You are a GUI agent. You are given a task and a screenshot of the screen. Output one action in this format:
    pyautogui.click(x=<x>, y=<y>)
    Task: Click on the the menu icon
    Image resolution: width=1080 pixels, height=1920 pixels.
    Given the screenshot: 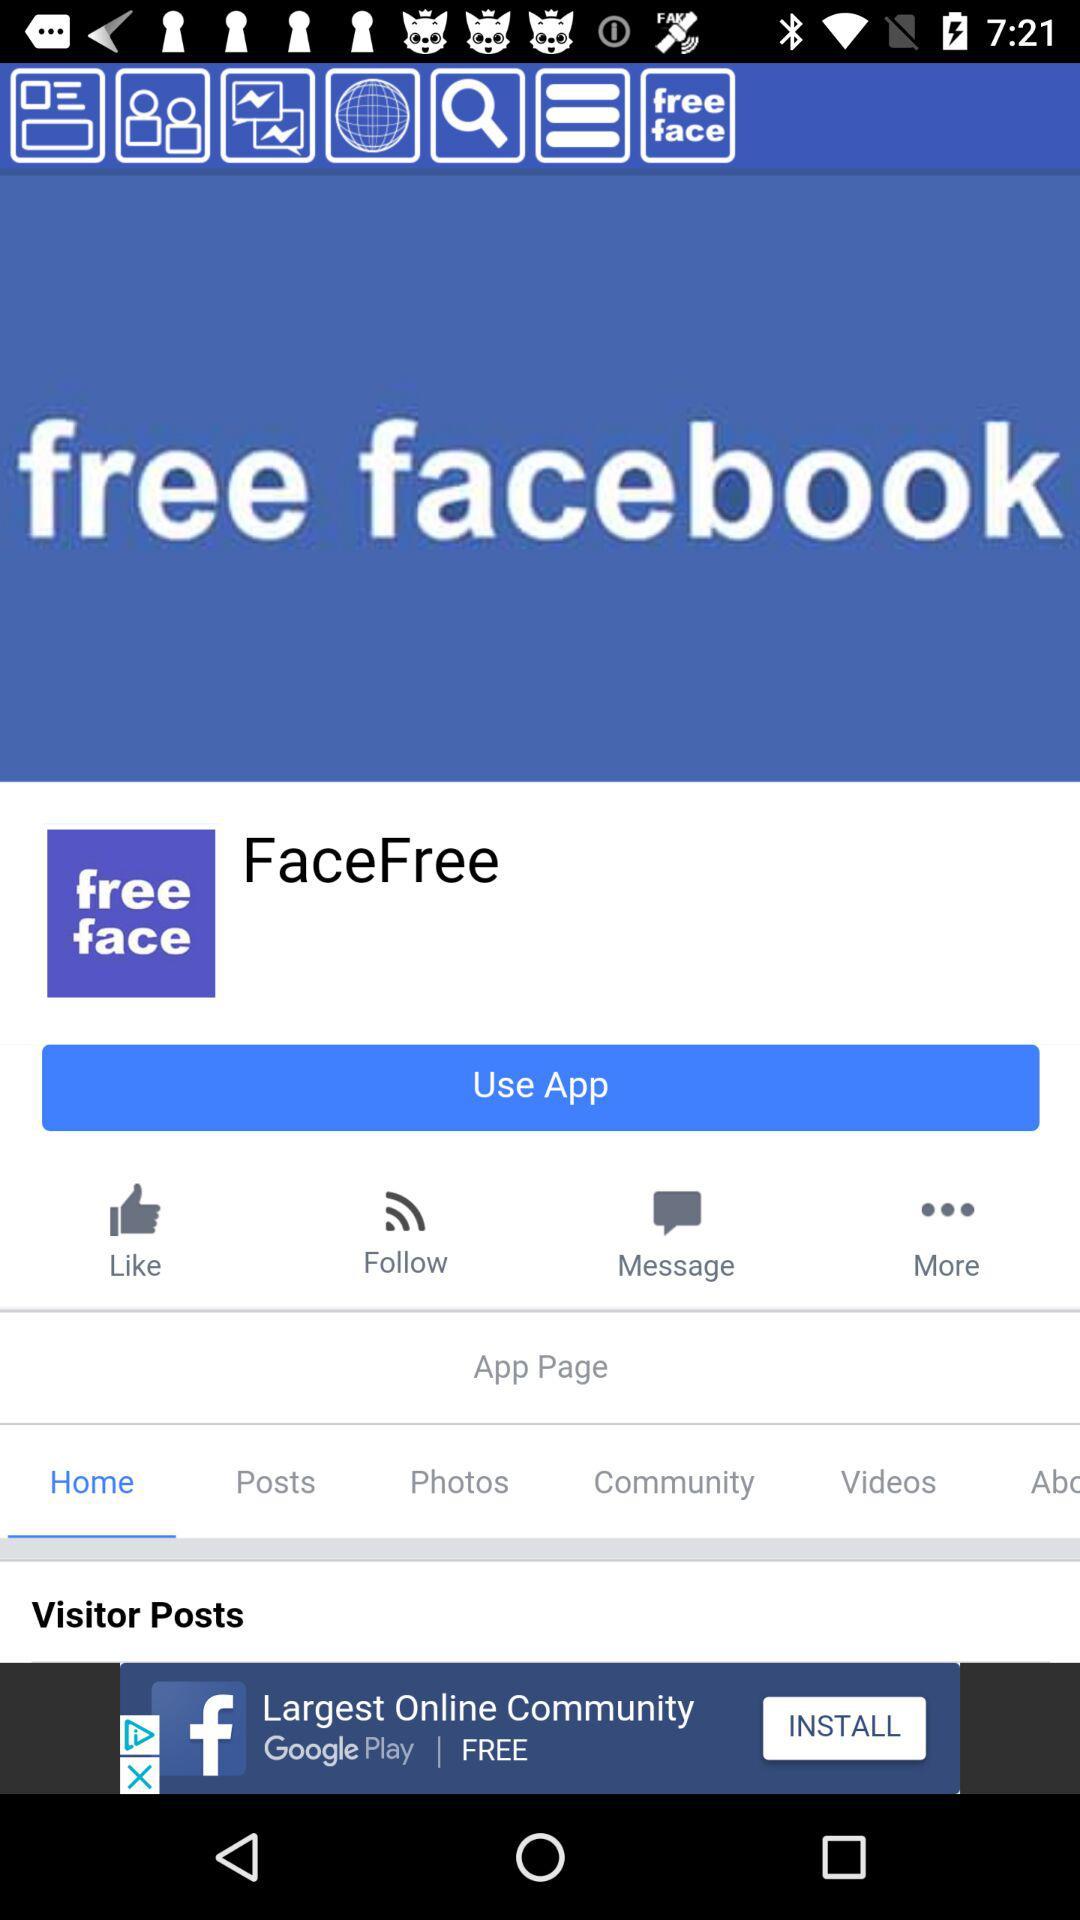 What is the action you would take?
    pyautogui.click(x=582, y=114)
    